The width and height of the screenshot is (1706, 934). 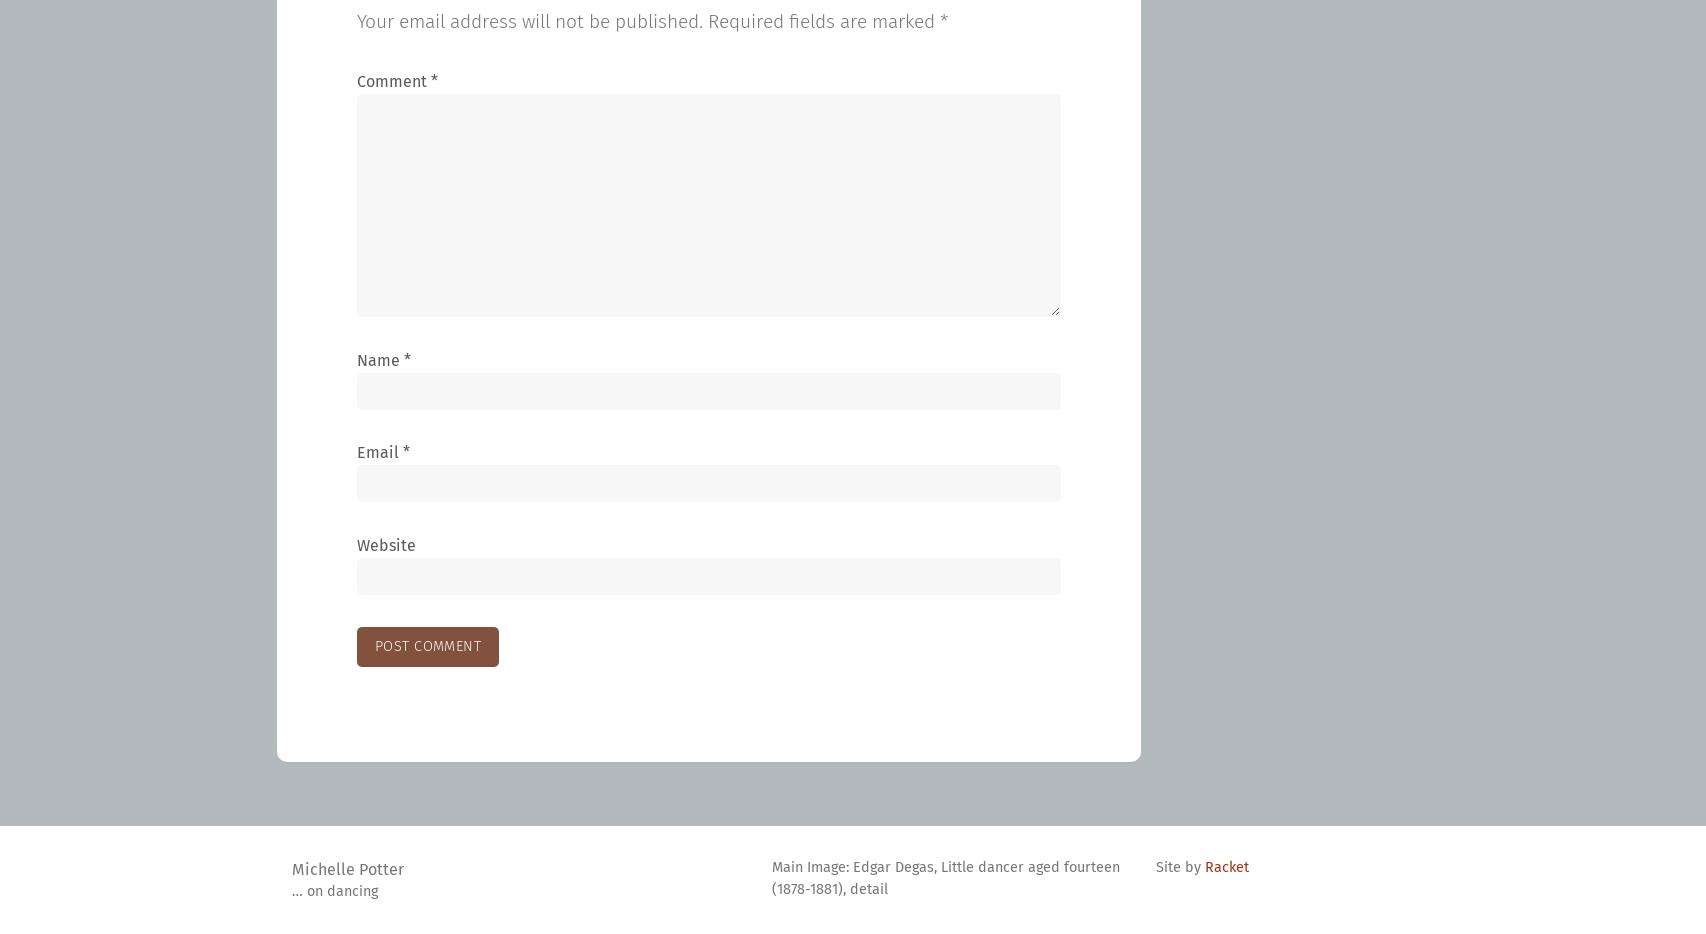 I want to click on 'Website', so click(x=386, y=544).